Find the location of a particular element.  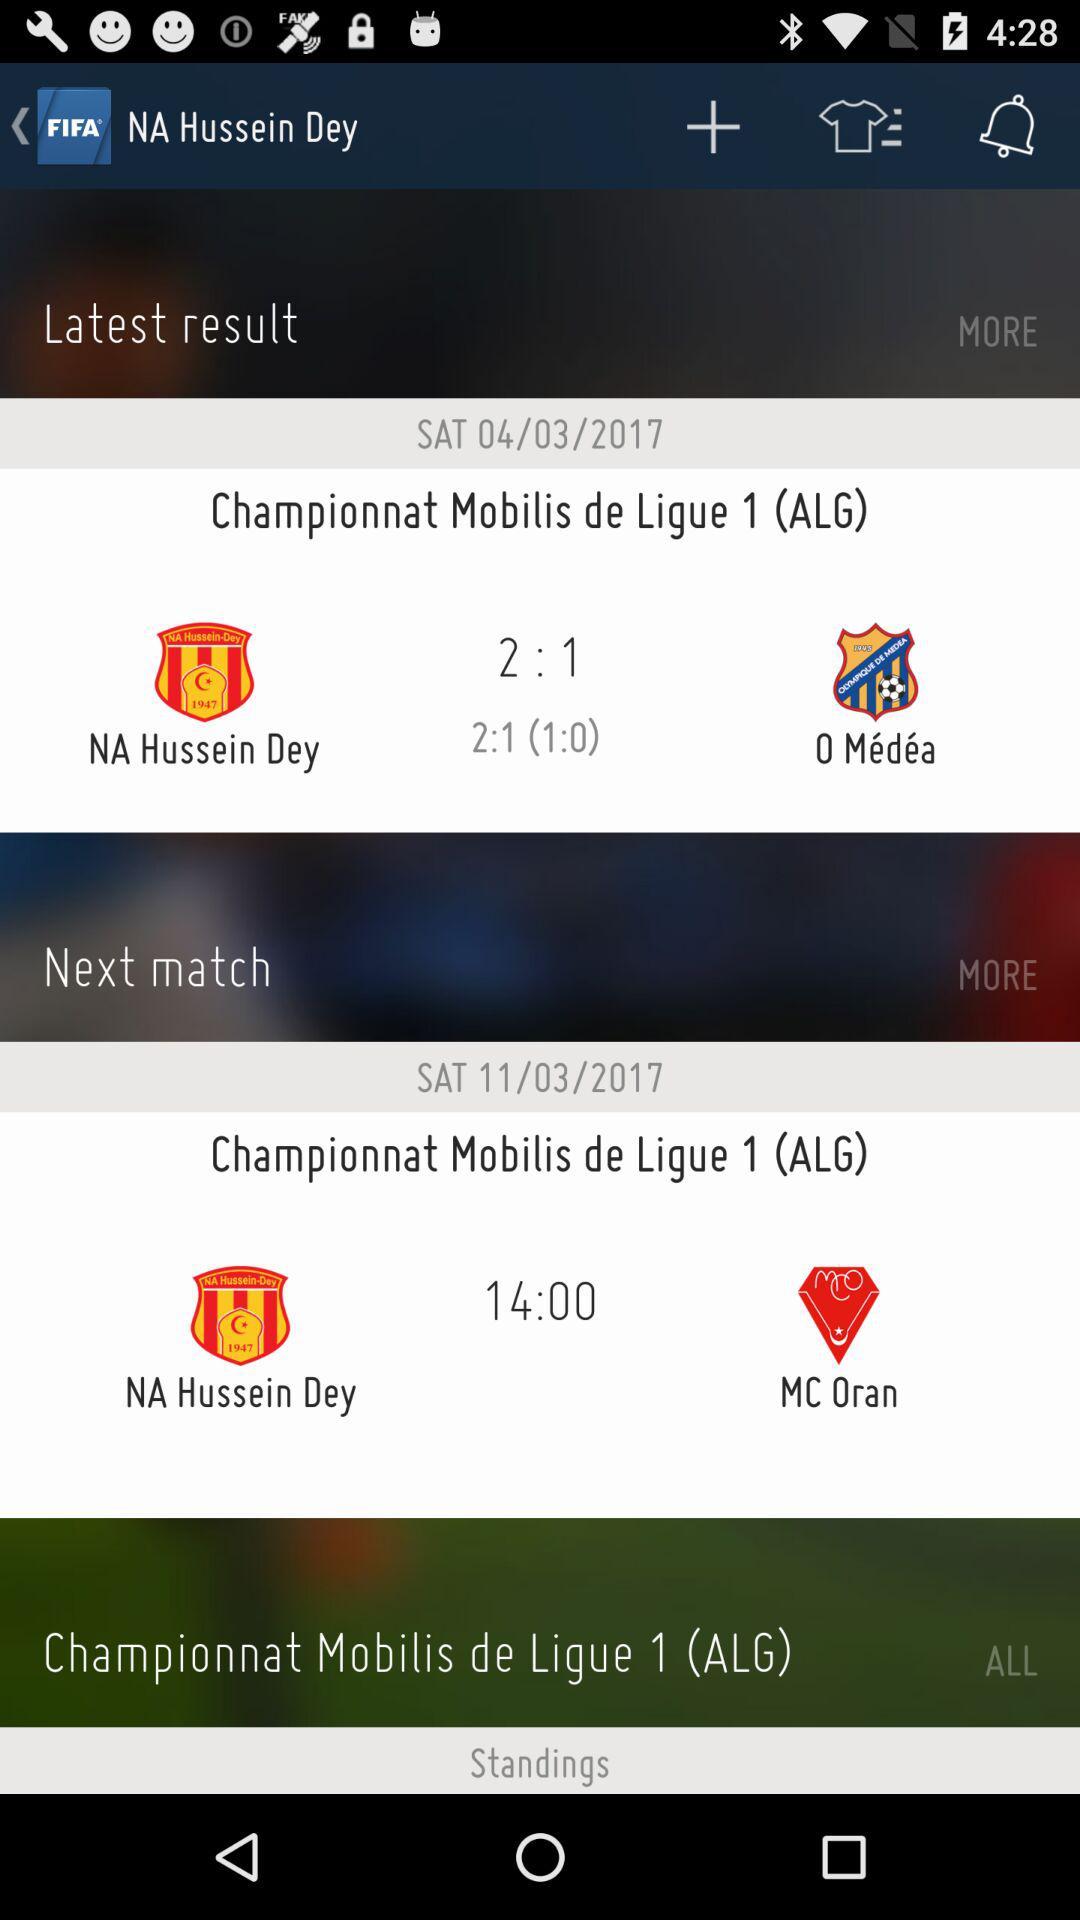

the item above more item is located at coordinates (1006, 124).